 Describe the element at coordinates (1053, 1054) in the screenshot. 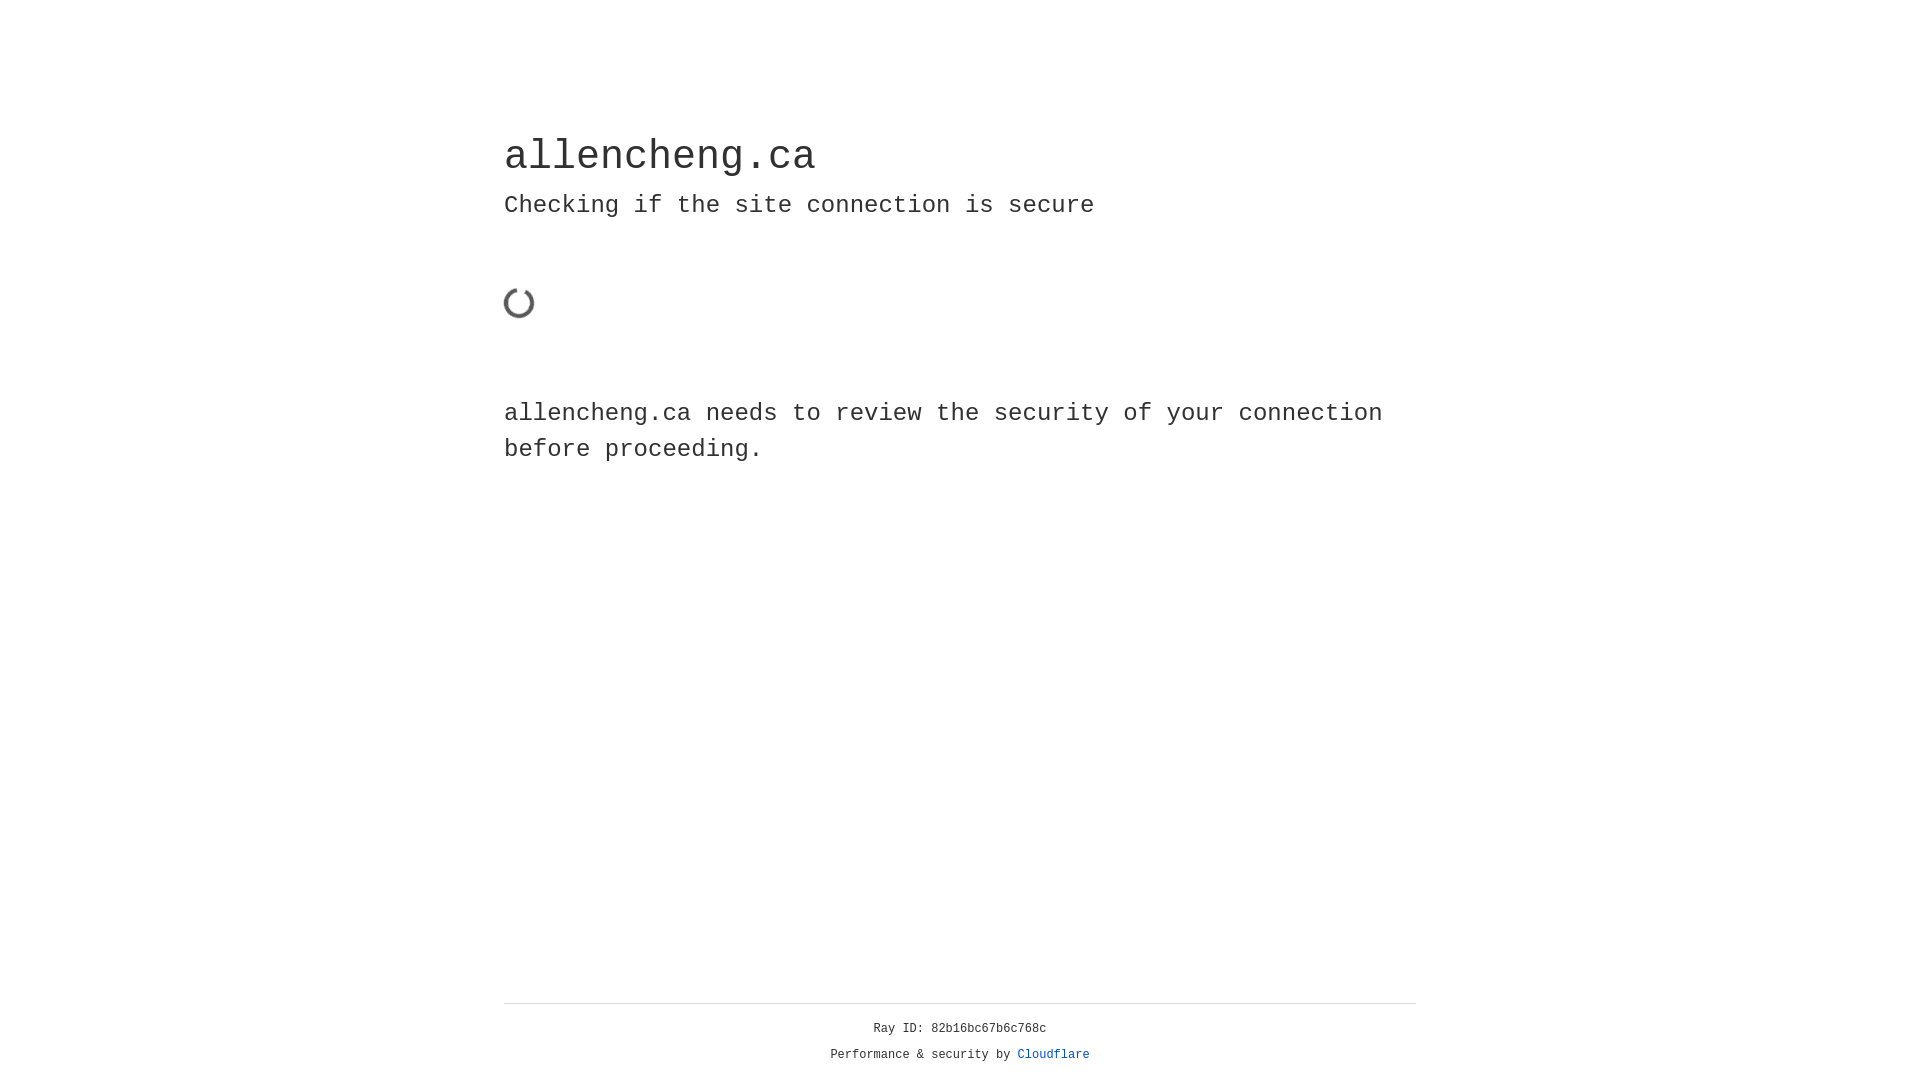

I see `'Cloudflare'` at that location.